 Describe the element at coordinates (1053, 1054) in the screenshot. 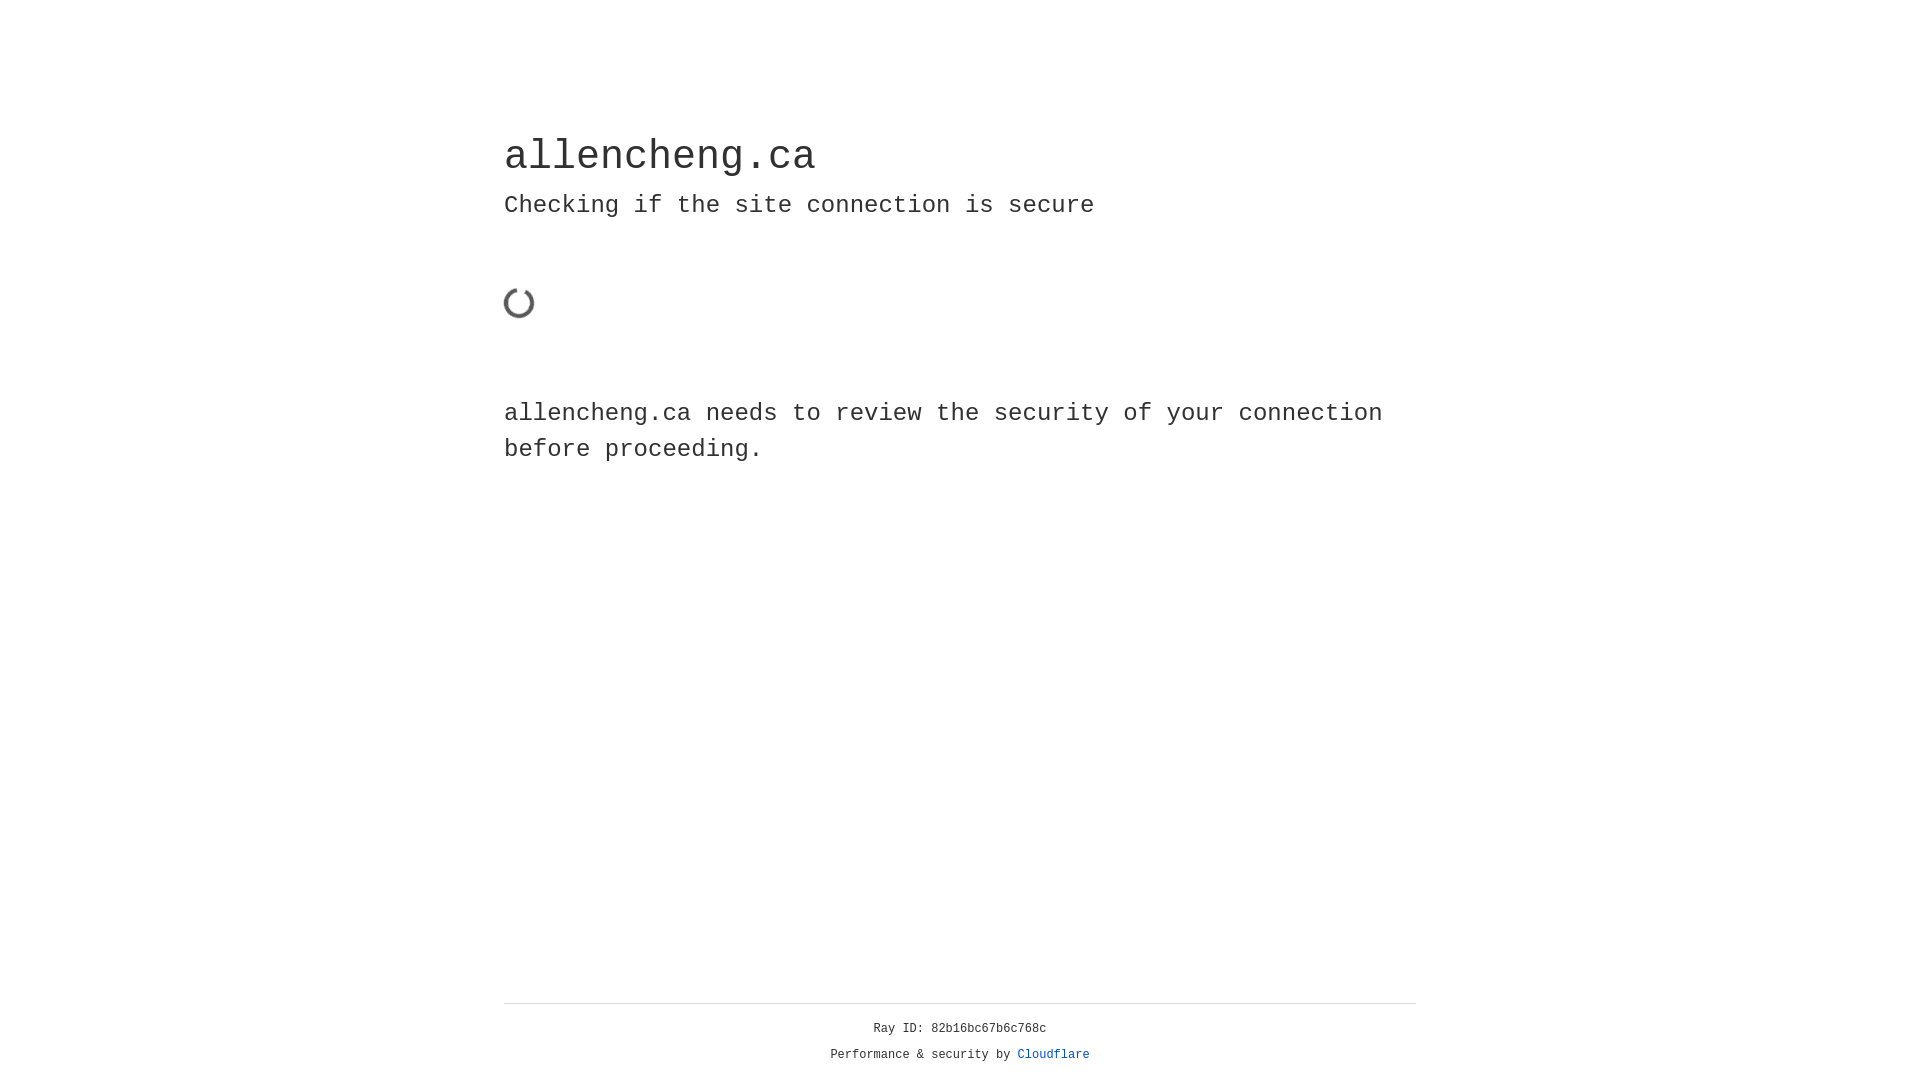

I see `'Cloudflare'` at that location.